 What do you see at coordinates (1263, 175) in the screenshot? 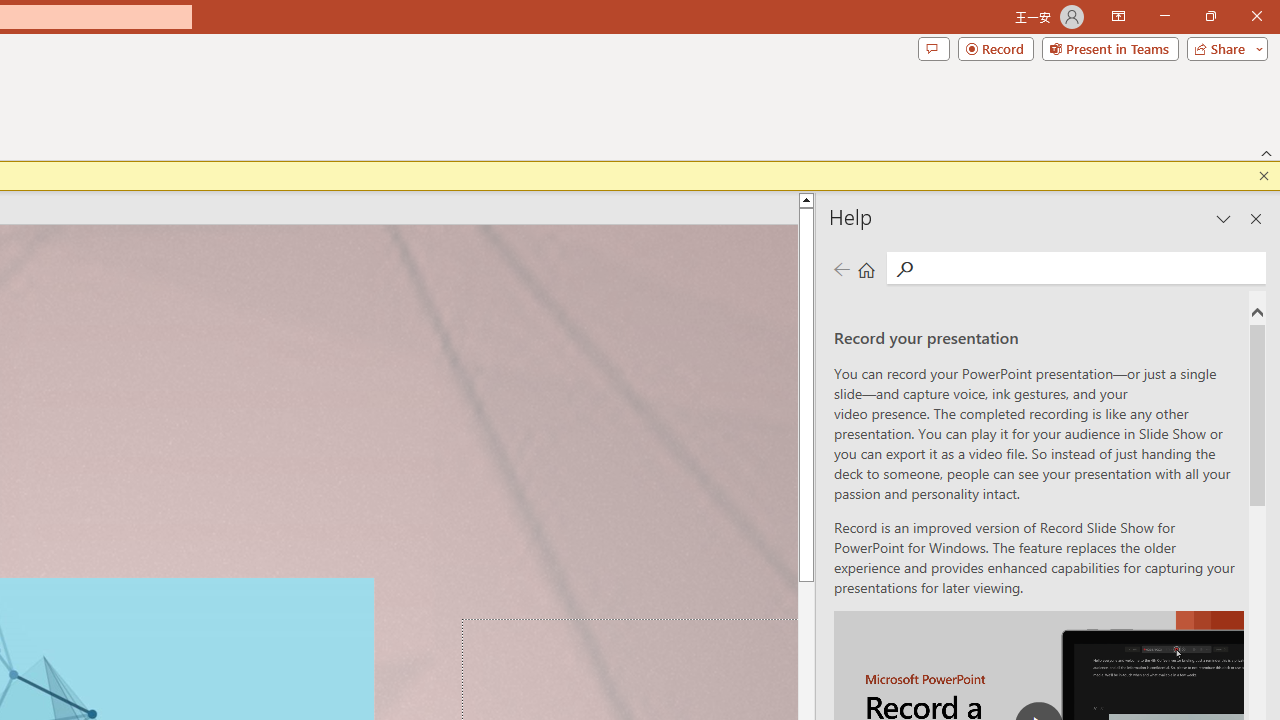
I see `'Close this message'` at bounding box center [1263, 175].